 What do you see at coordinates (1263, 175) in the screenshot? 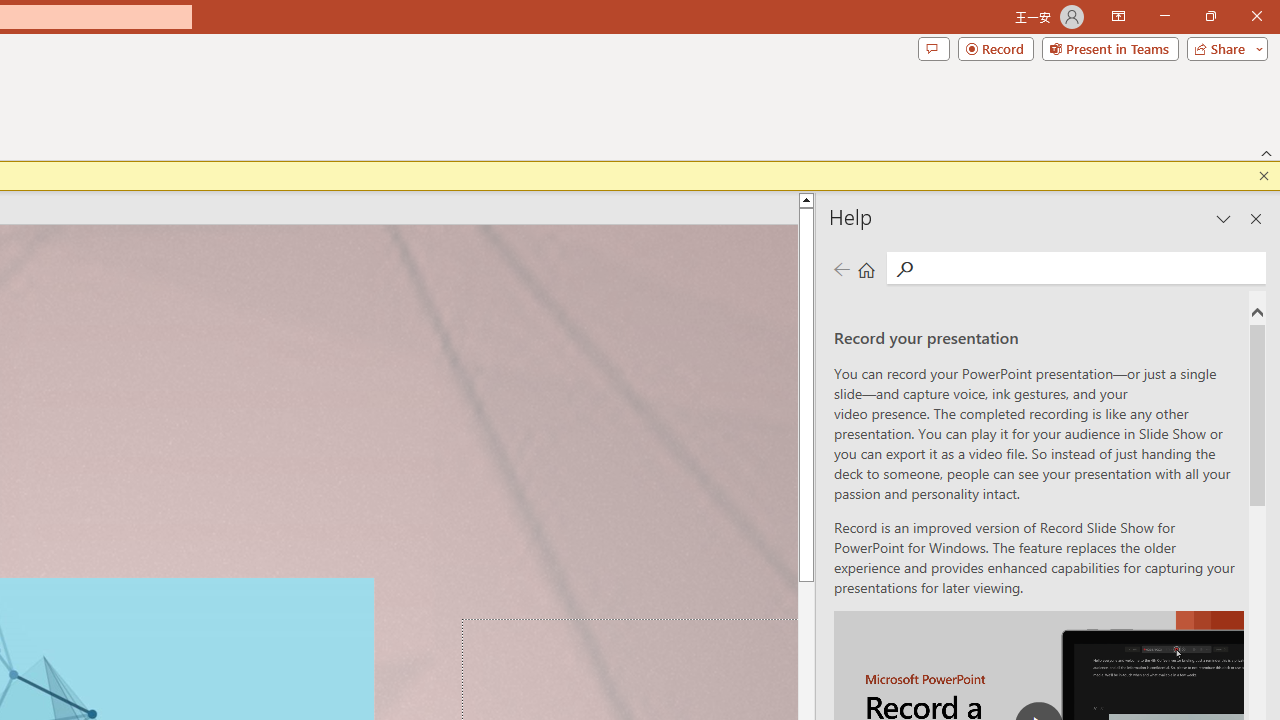
I see `'Close this message'` at bounding box center [1263, 175].